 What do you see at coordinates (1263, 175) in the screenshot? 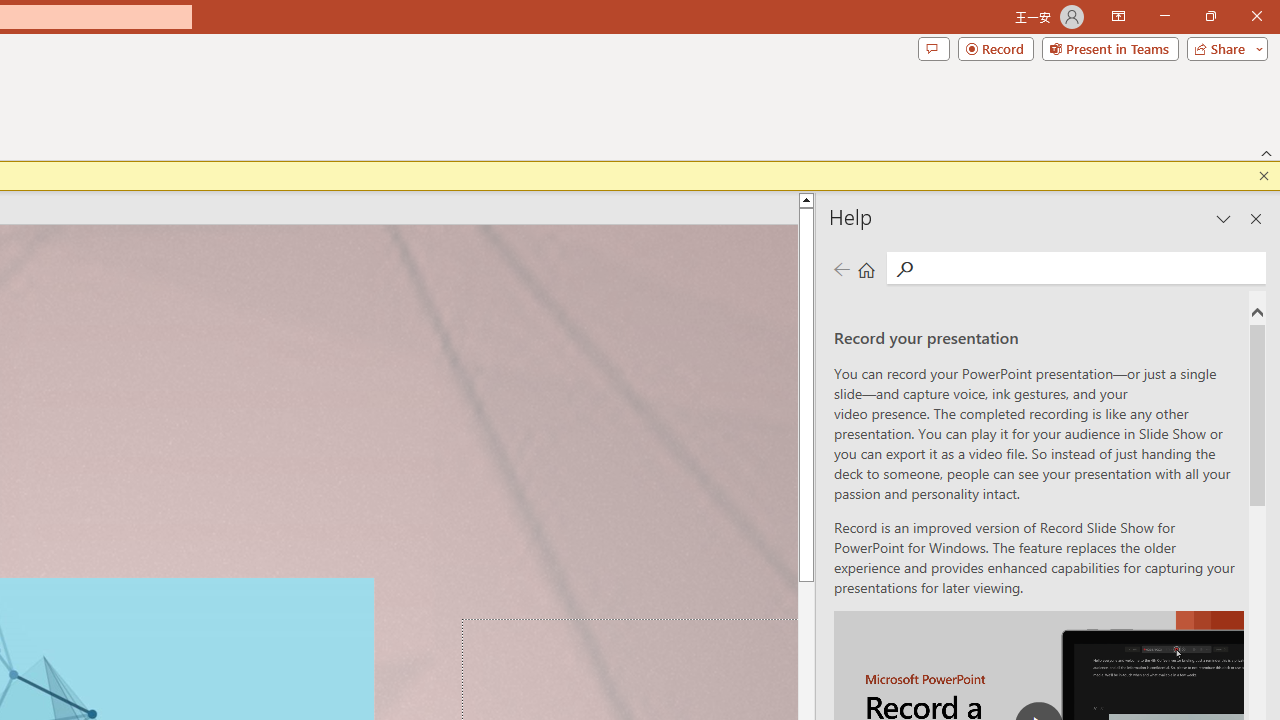
I see `'Close this message'` at bounding box center [1263, 175].